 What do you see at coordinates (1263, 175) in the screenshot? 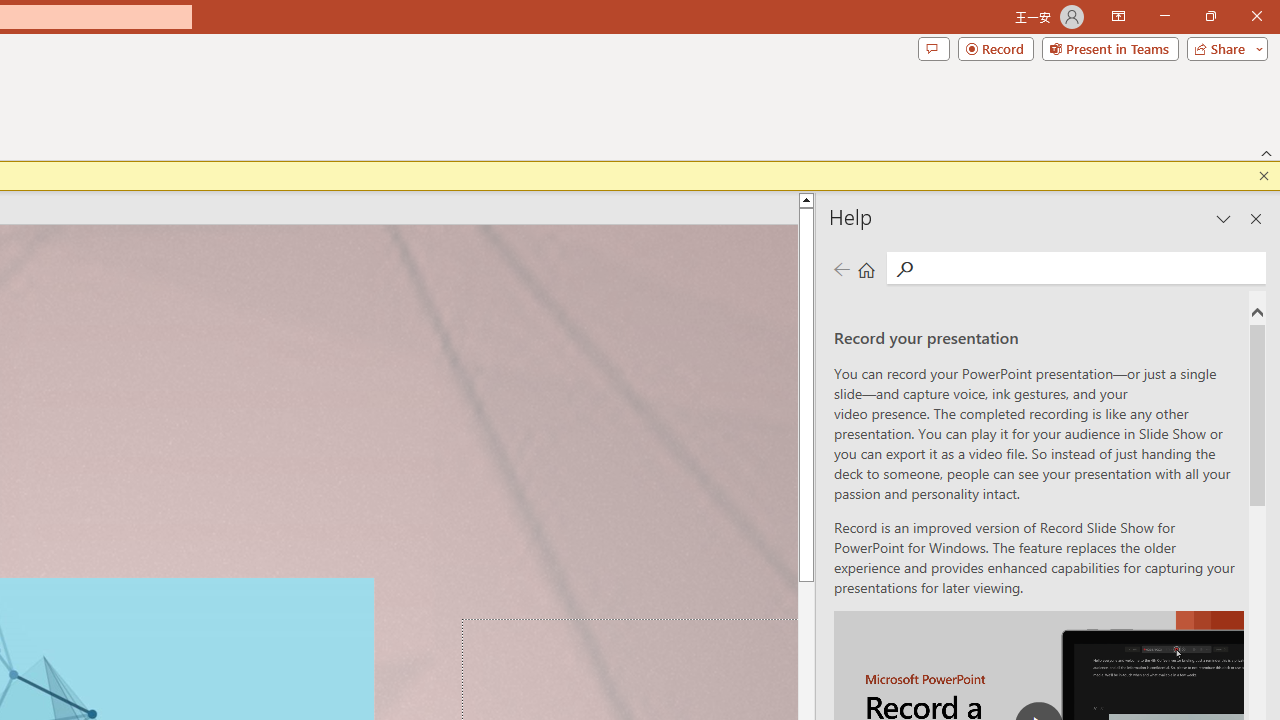
I see `'Close this message'` at bounding box center [1263, 175].